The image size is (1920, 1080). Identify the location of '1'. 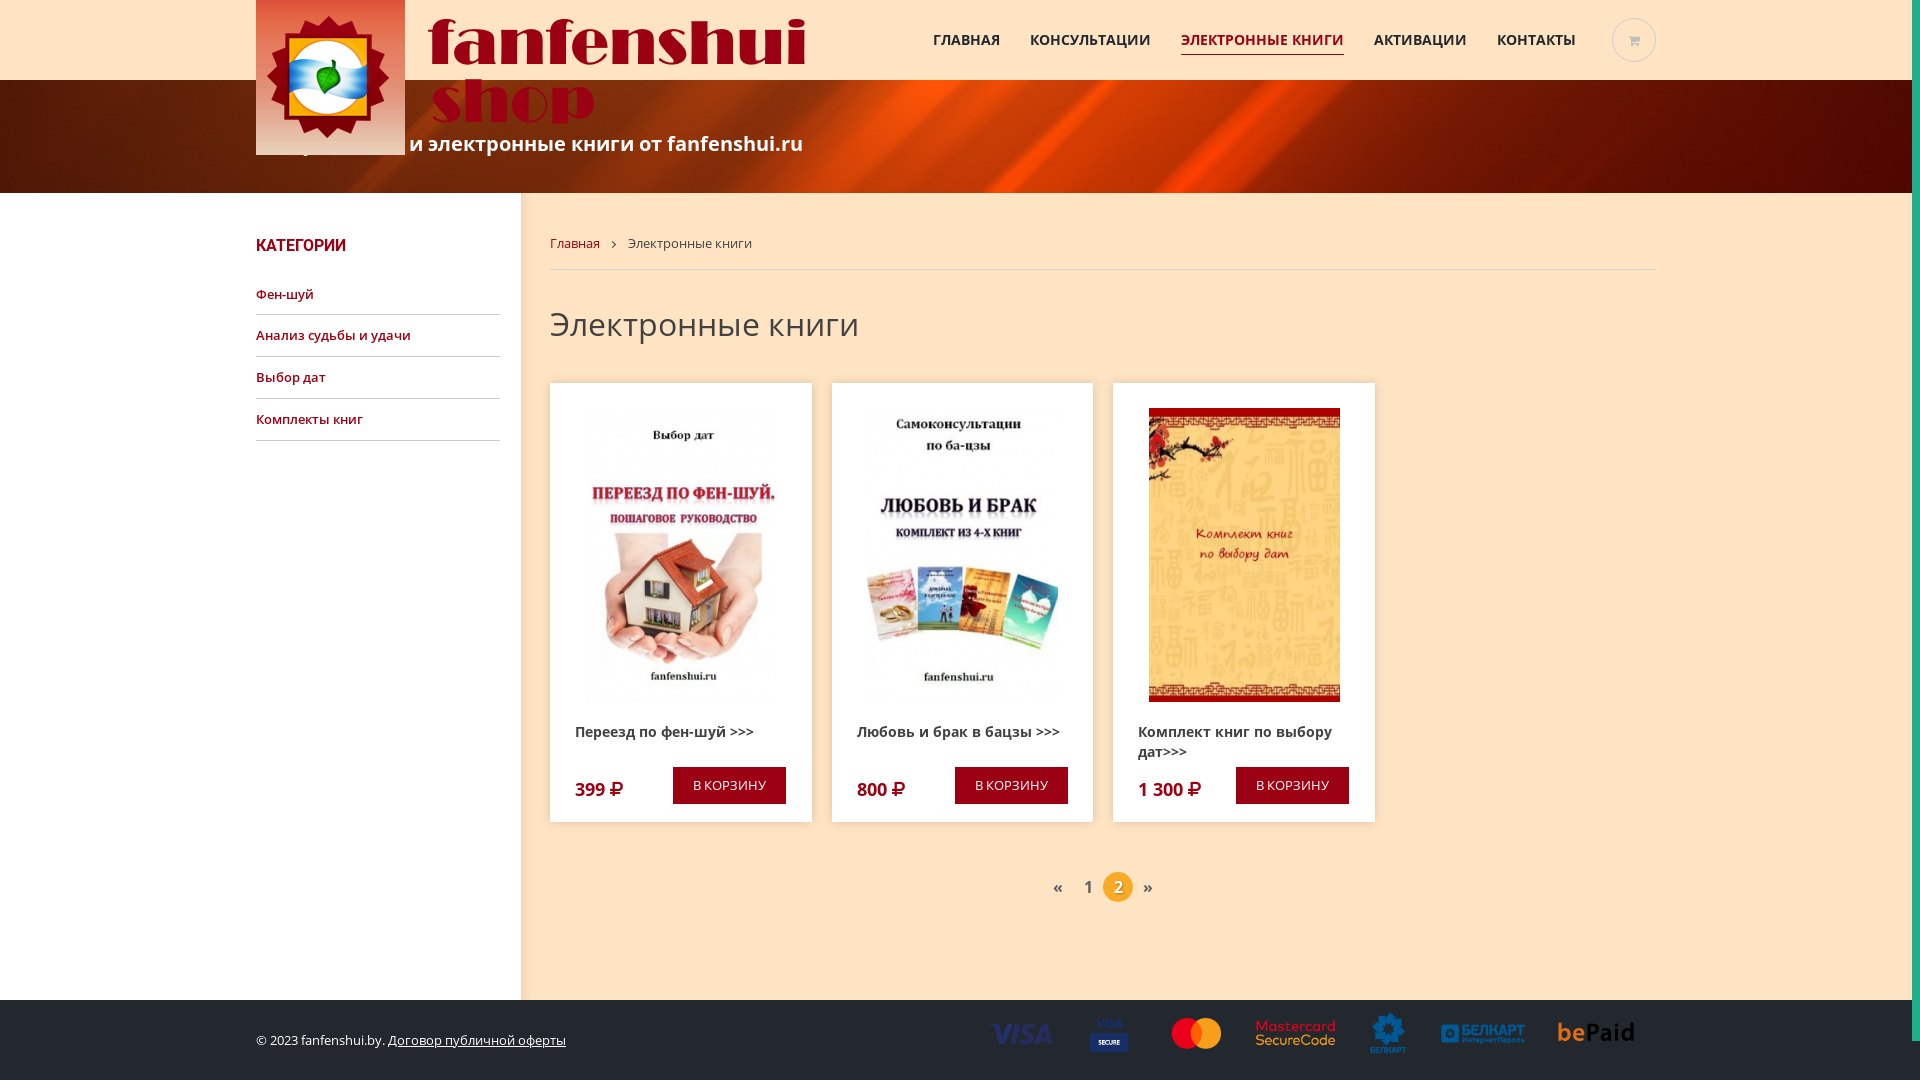
(1087, 886).